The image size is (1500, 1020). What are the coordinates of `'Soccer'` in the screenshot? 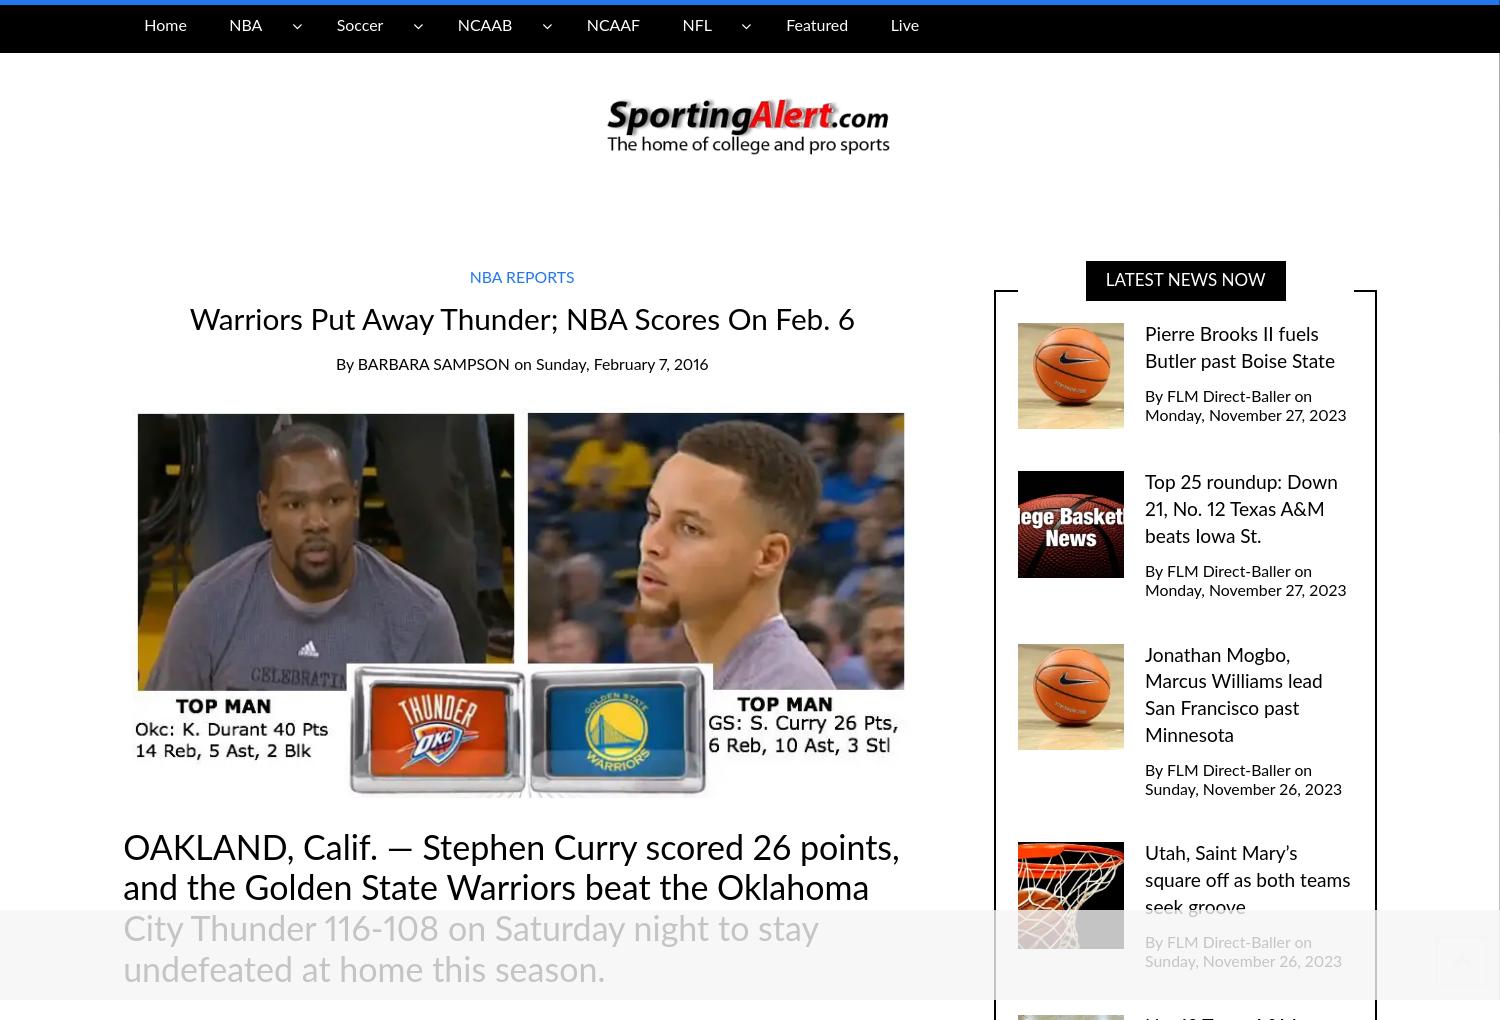 It's located at (358, 25).